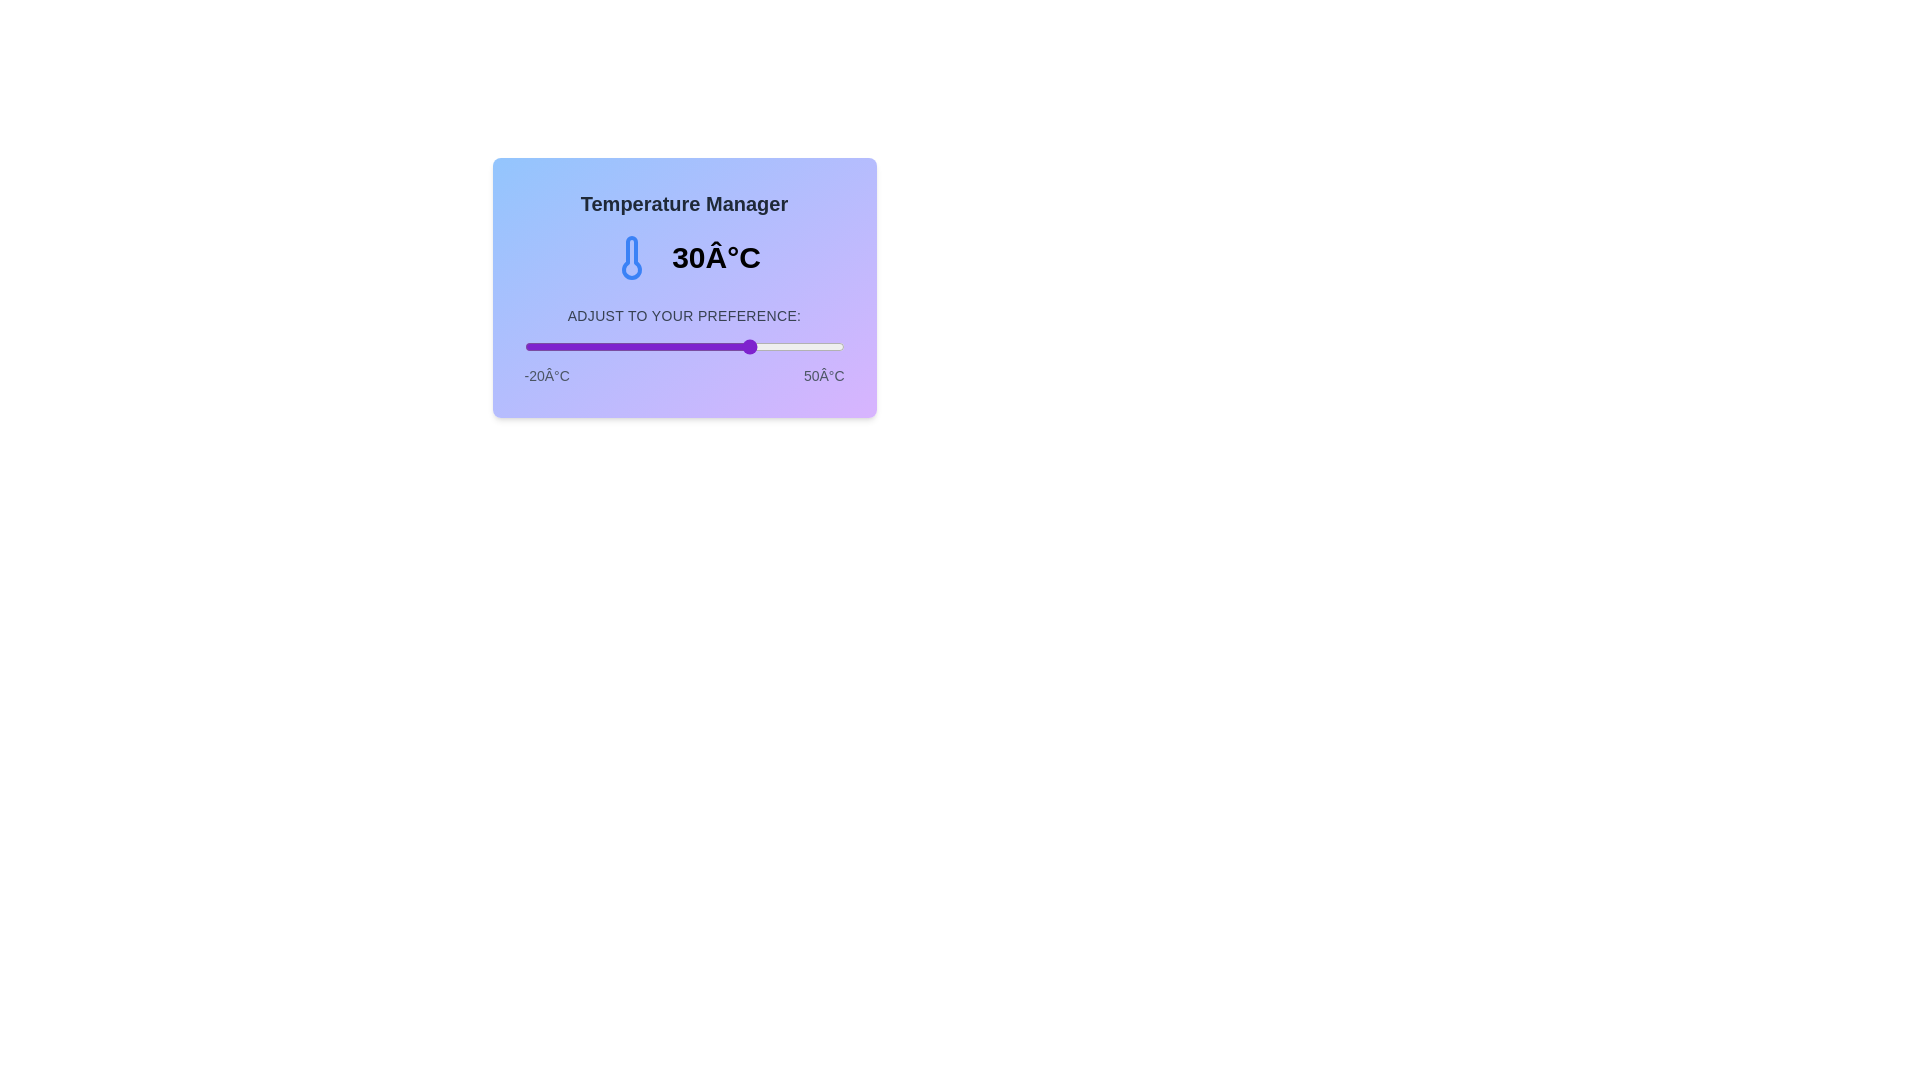  What do you see at coordinates (538, 346) in the screenshot?
I see `the temperature to -17 degrees Celsius by dragging the slider` at bounding box center [538, 346].